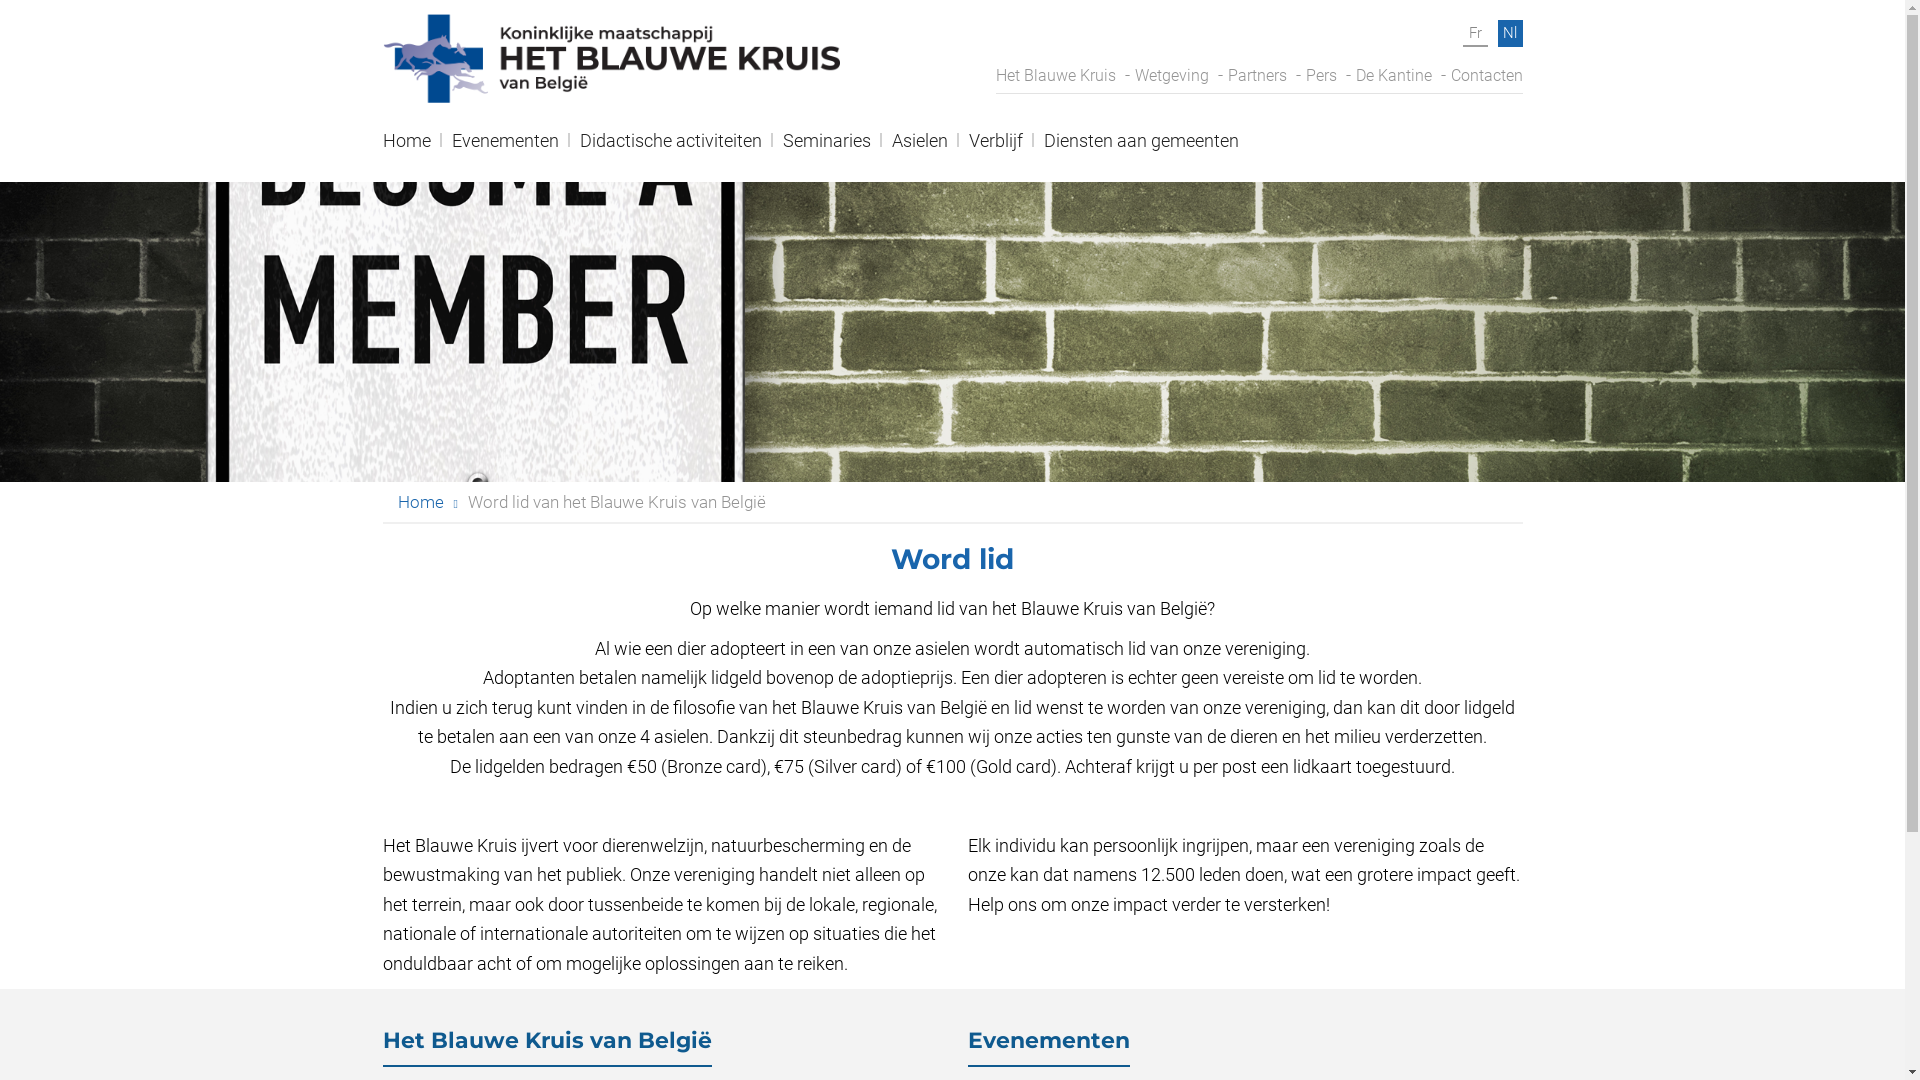  What do you see at coordinates (1474, 34) in the screenshot?
I see `'Fr'` at bounding box center [1474, 34].